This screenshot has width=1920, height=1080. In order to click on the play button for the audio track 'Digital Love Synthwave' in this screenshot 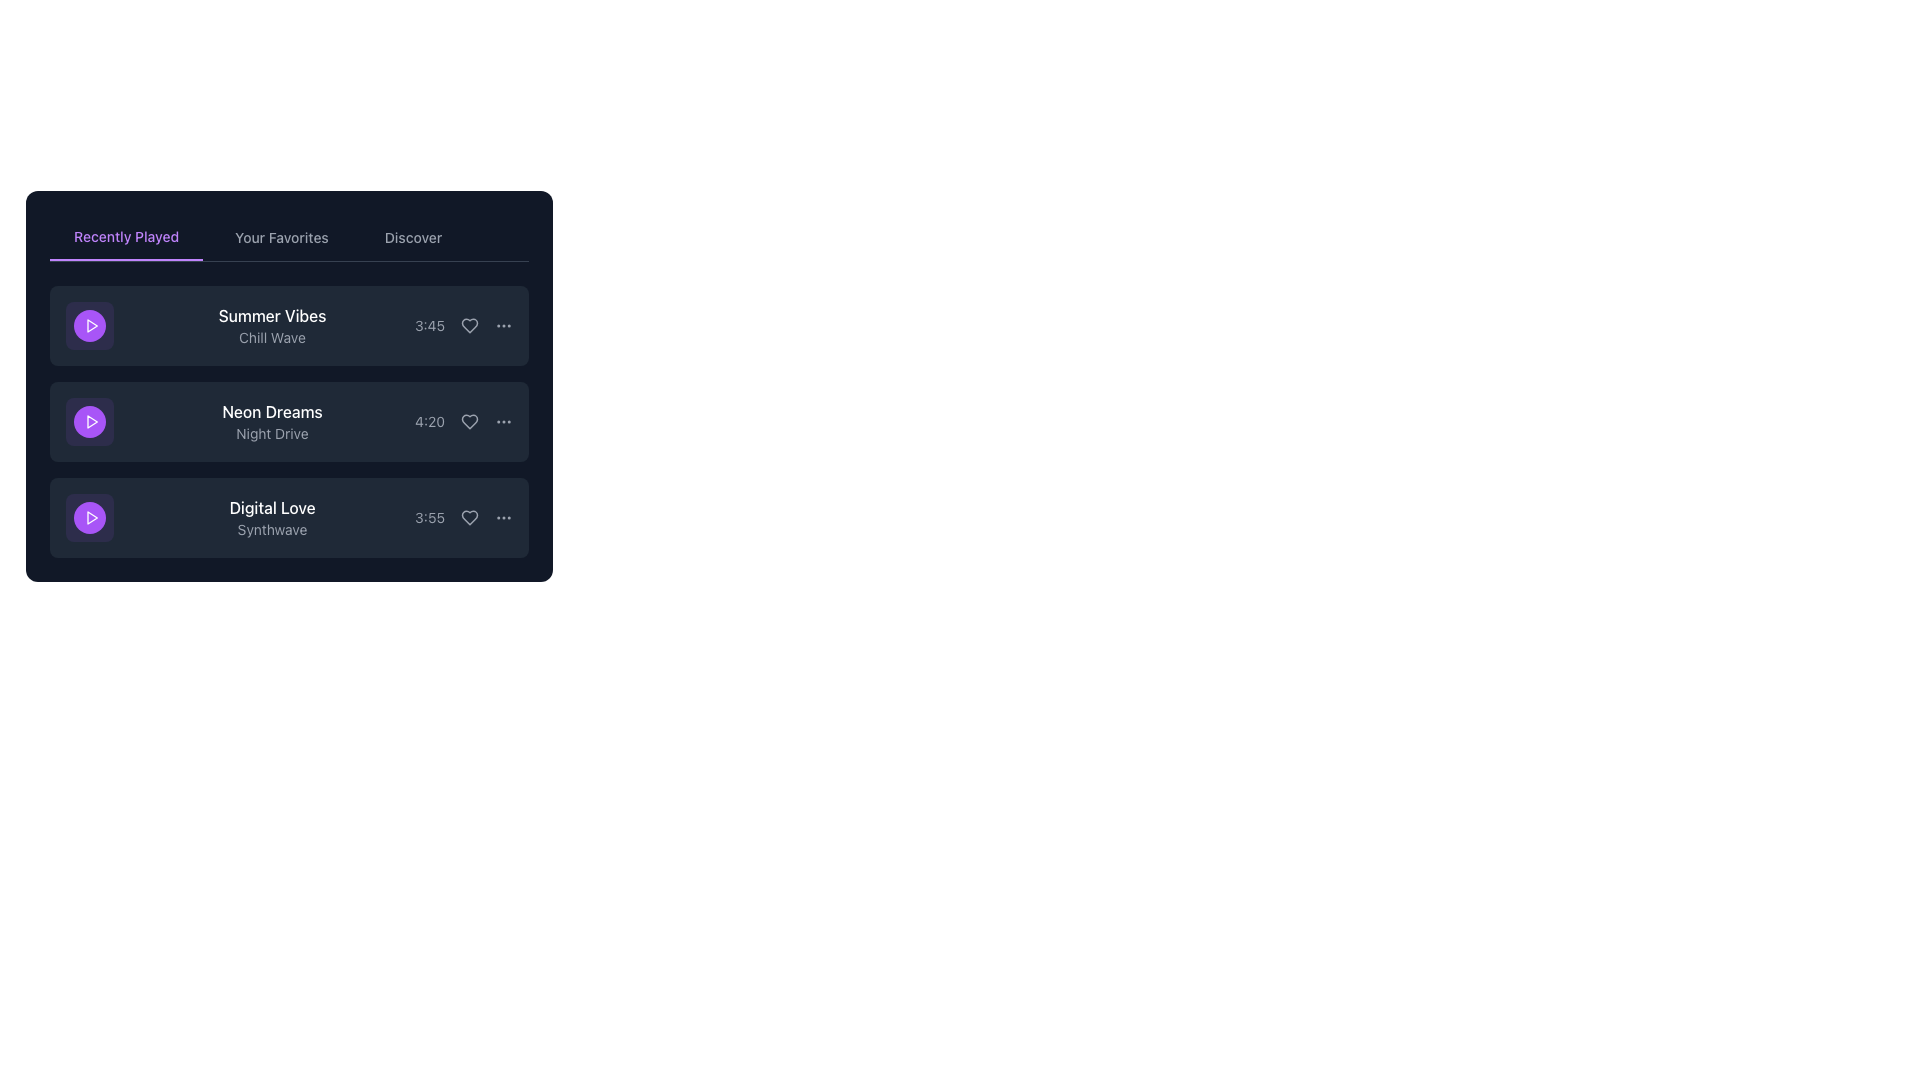, I will do `click(89, 516)`.